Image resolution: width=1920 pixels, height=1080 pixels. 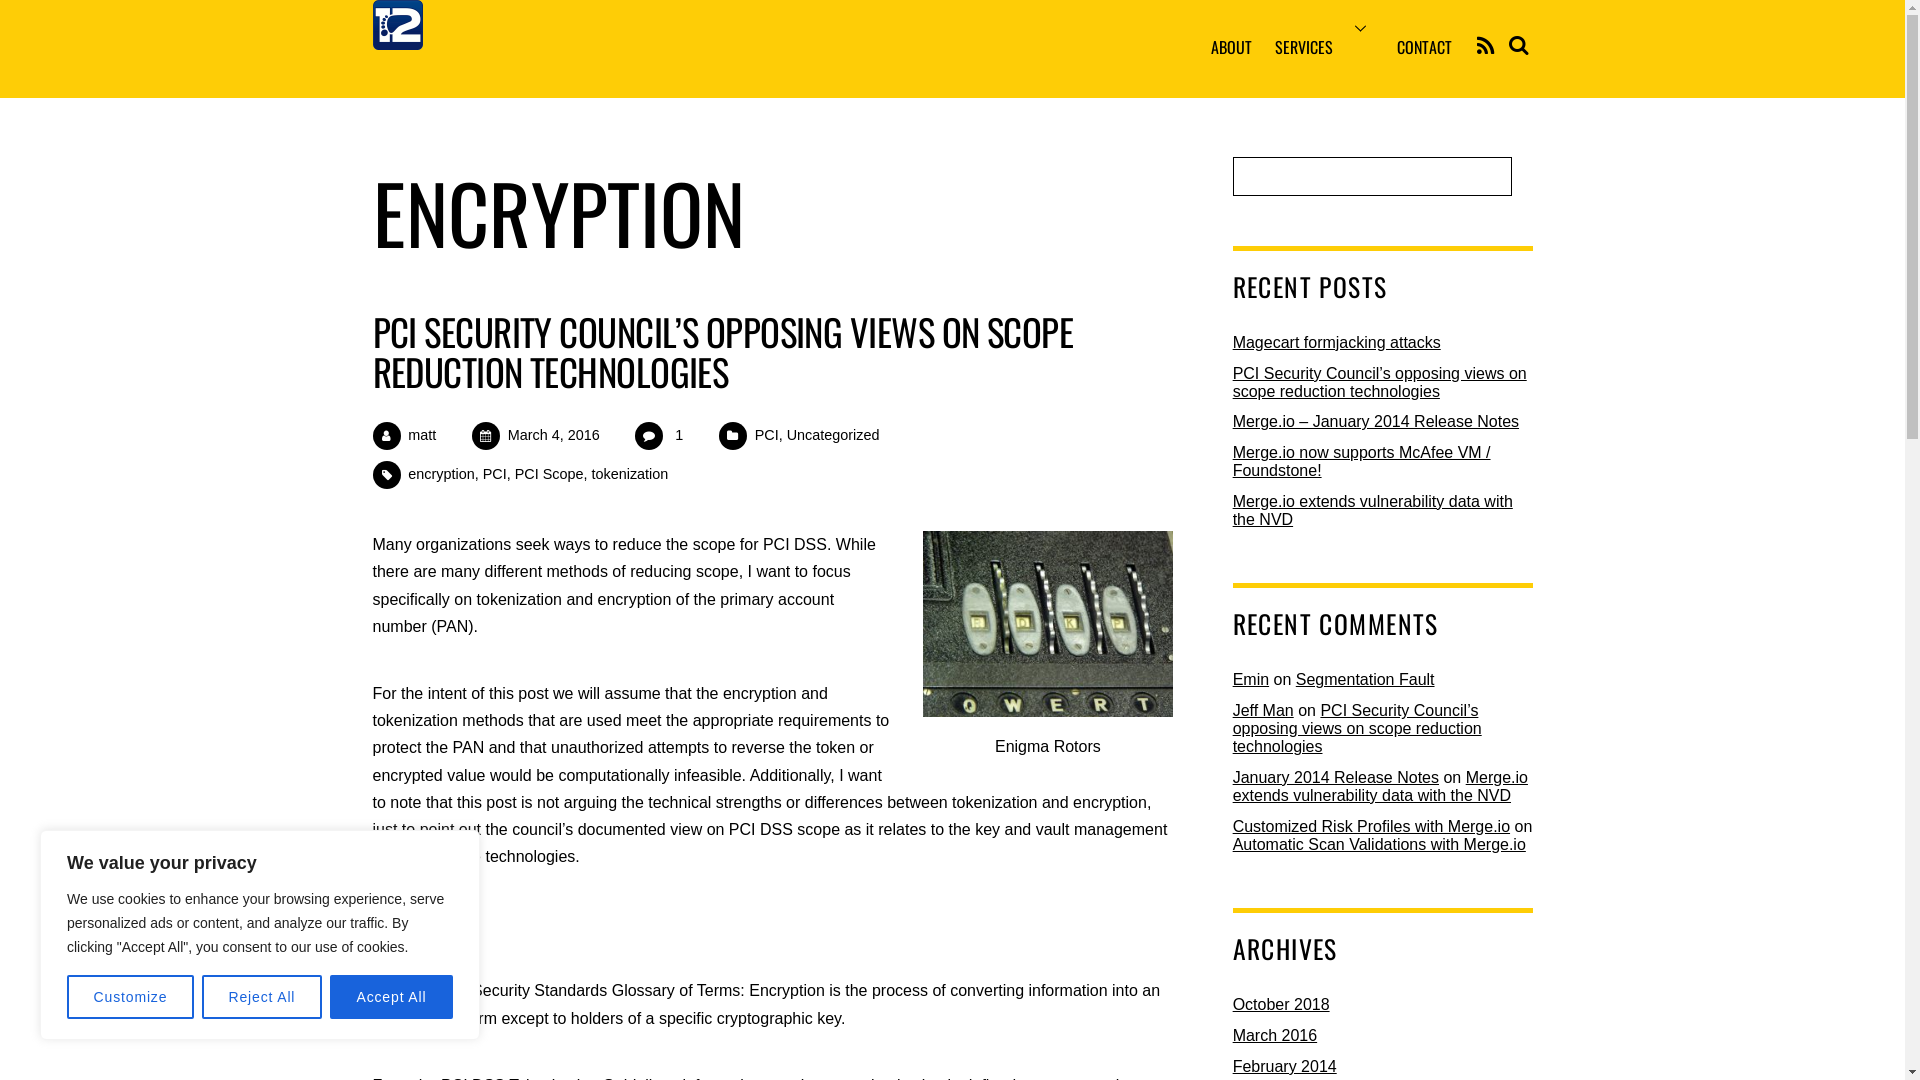 What do you see at coordinates (1516, 45) in the screenshot?
I see `'Search'` at bounding box center [1516, 45].